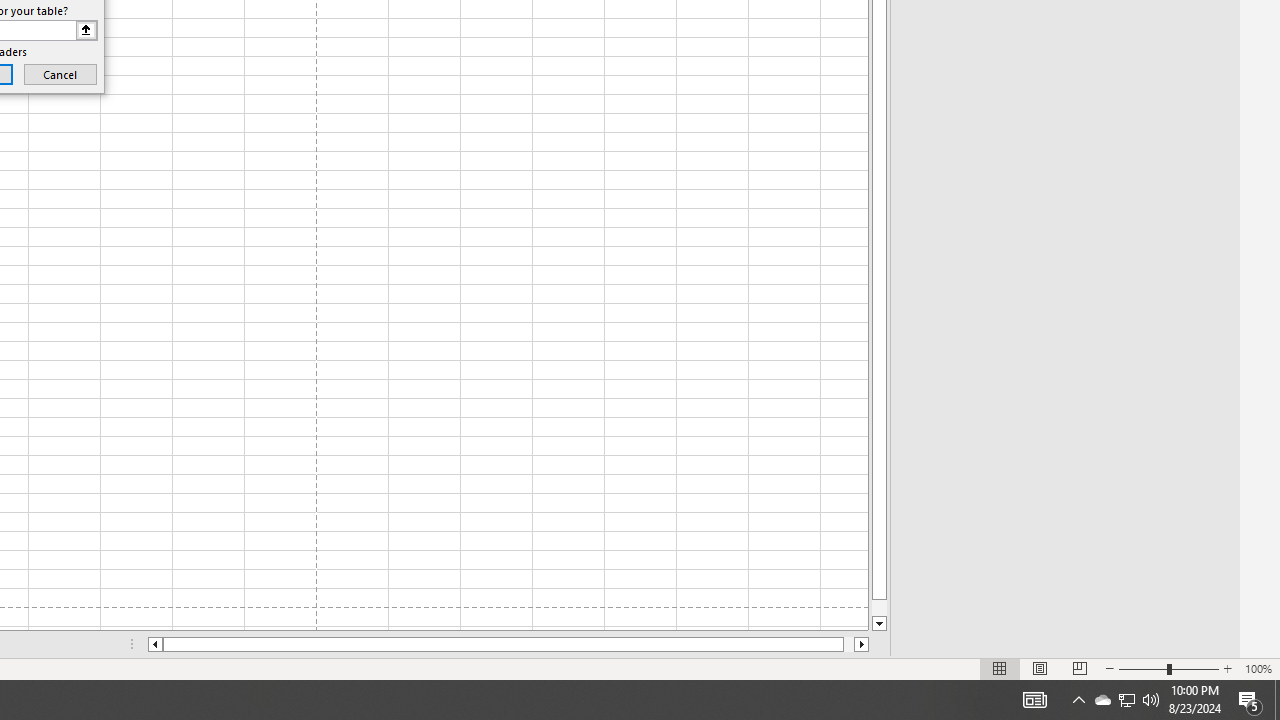  What do you see at coordinates (508, 644) in the screenshot?
I see `'Class: NetUIScrollBar'` at bounding box center [508, 644].